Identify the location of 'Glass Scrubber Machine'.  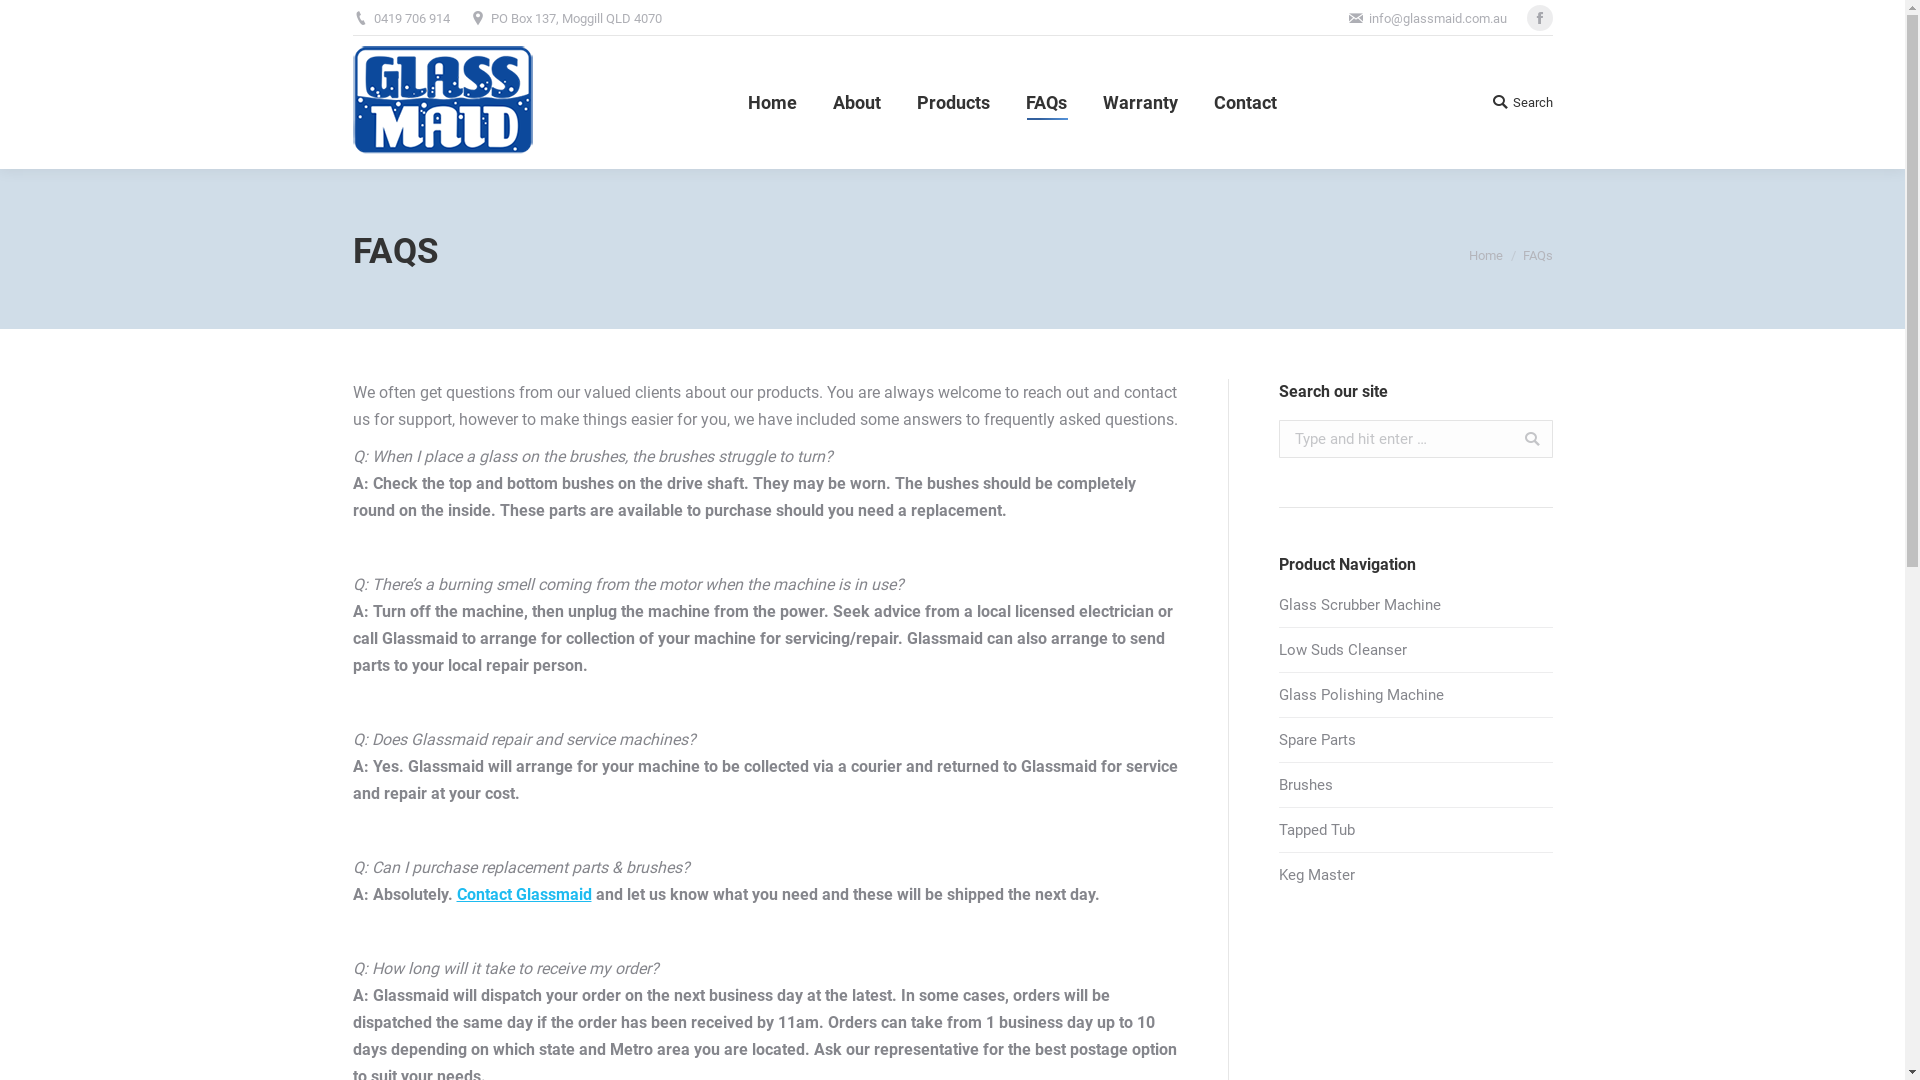
(1358, 604).